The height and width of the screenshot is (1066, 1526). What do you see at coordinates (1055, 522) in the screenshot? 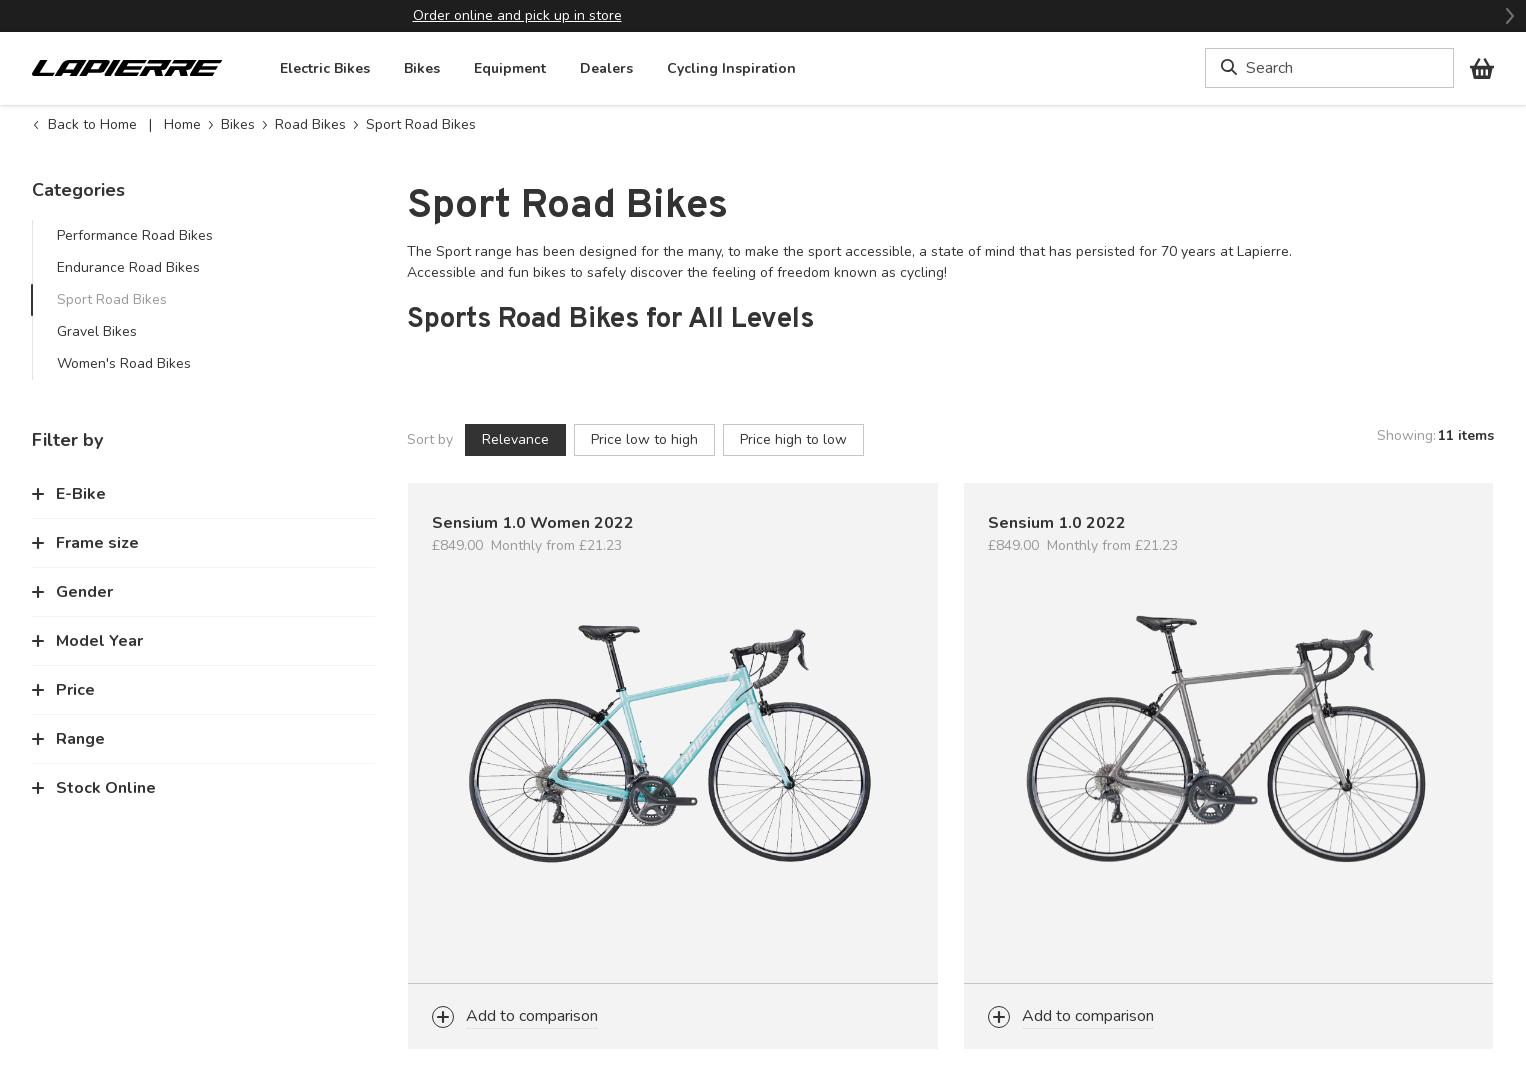
I see `'Sensium 1.0 2022'` at bounding box center [1055, 522].